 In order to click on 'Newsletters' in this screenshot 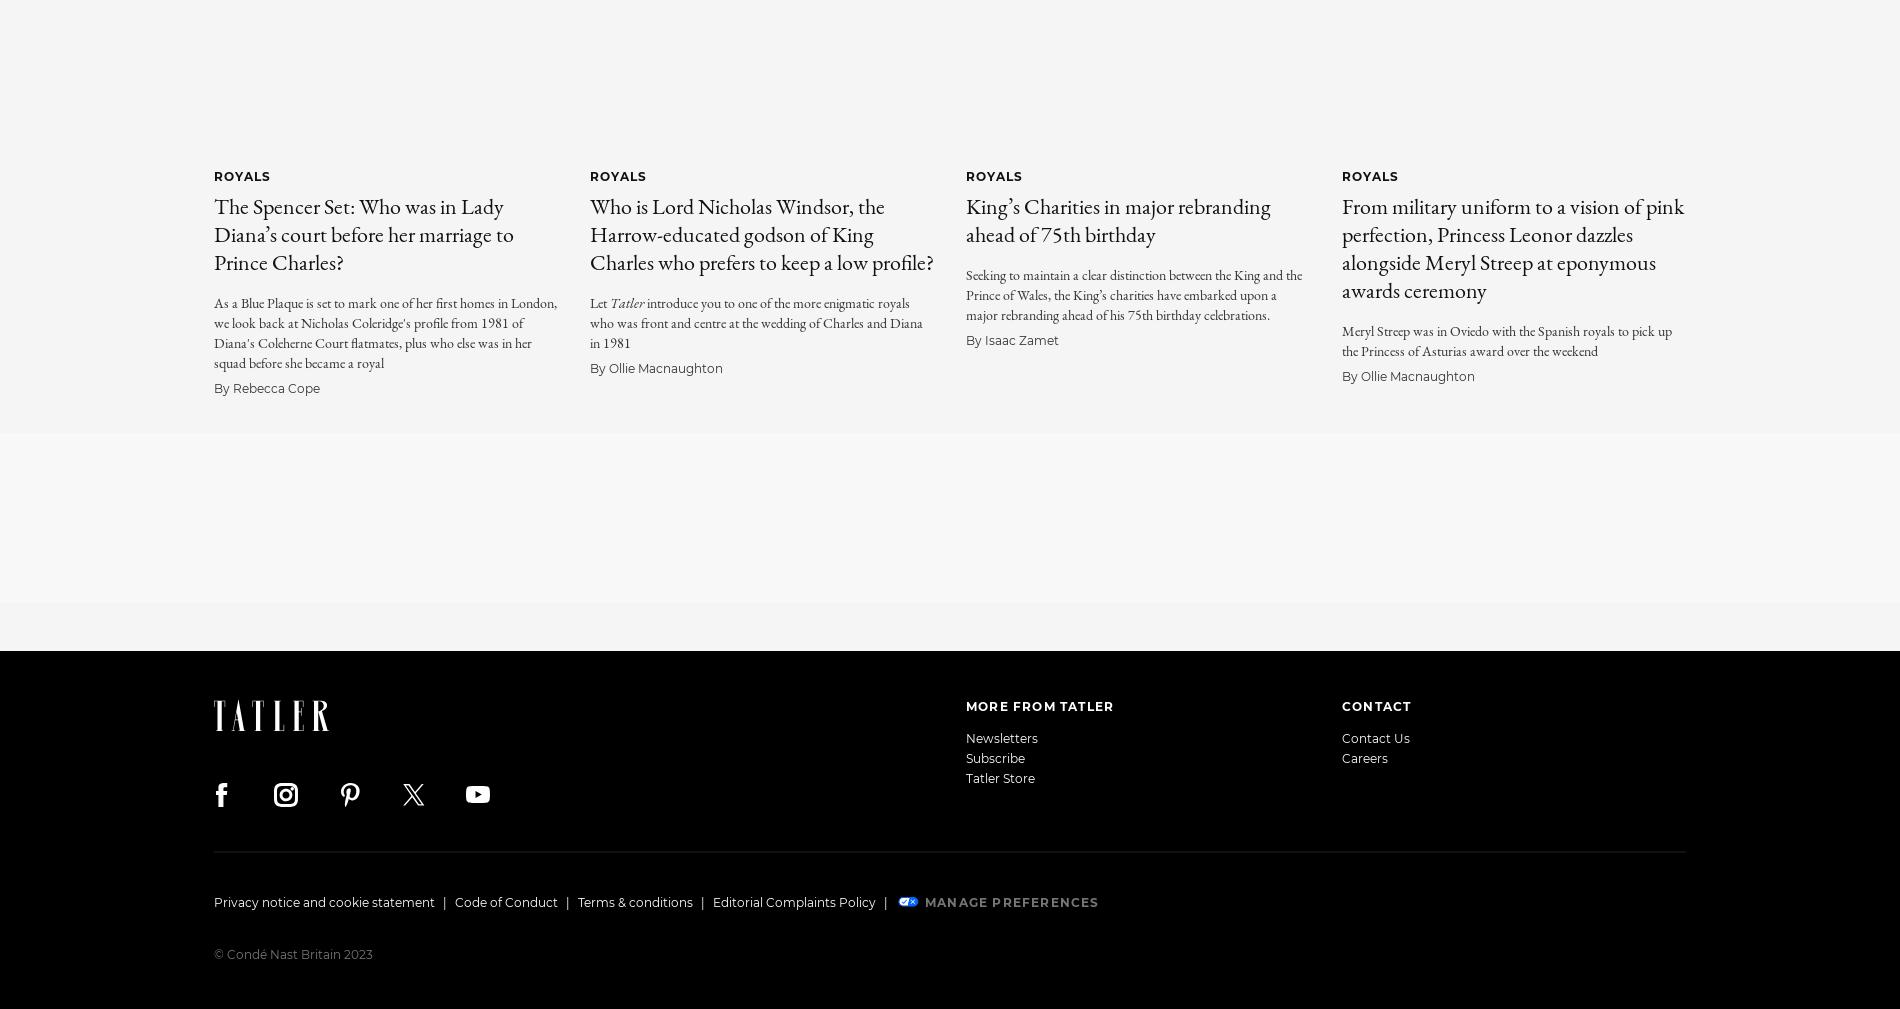, I will do `click(1002, 737)`.